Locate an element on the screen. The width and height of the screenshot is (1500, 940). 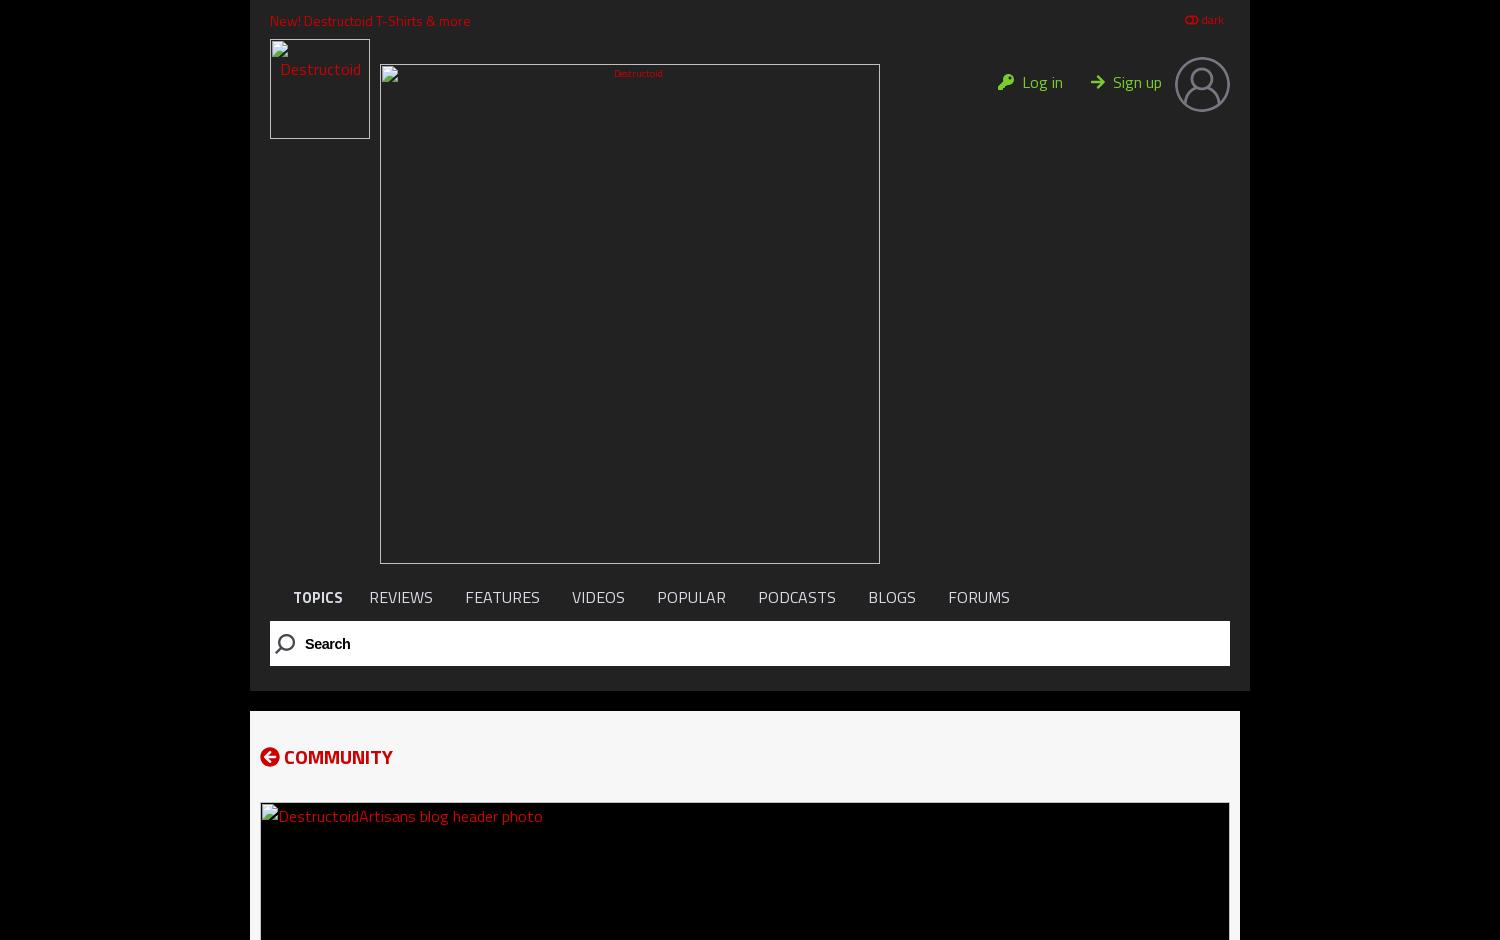
'VIDEOS' is located at coordinates (597, 595).